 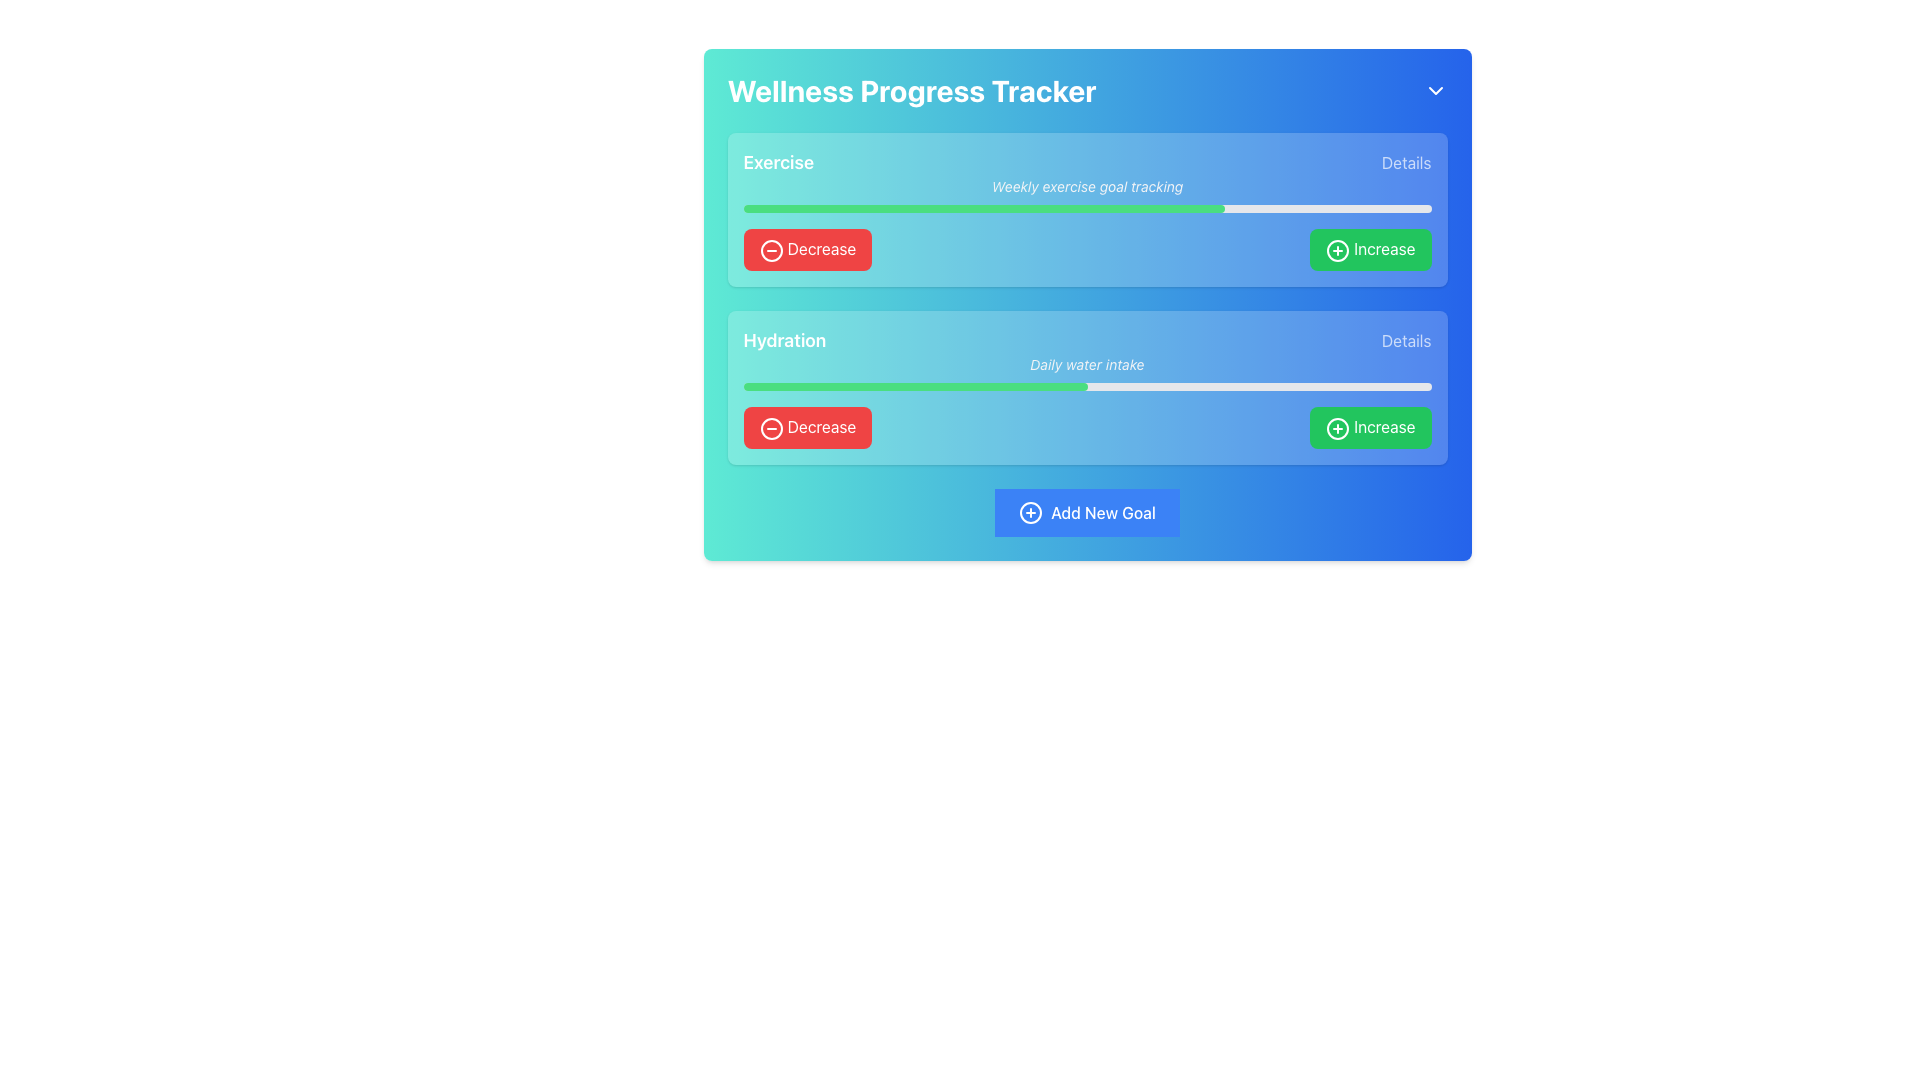 What do you see at coordinates (770, 249) in the screenshot?
I see `the icon representing the action of decreasing a value, located within the red button labeled 'Decrease' in the 'Exercise' section` at bounding box center [770, 249].